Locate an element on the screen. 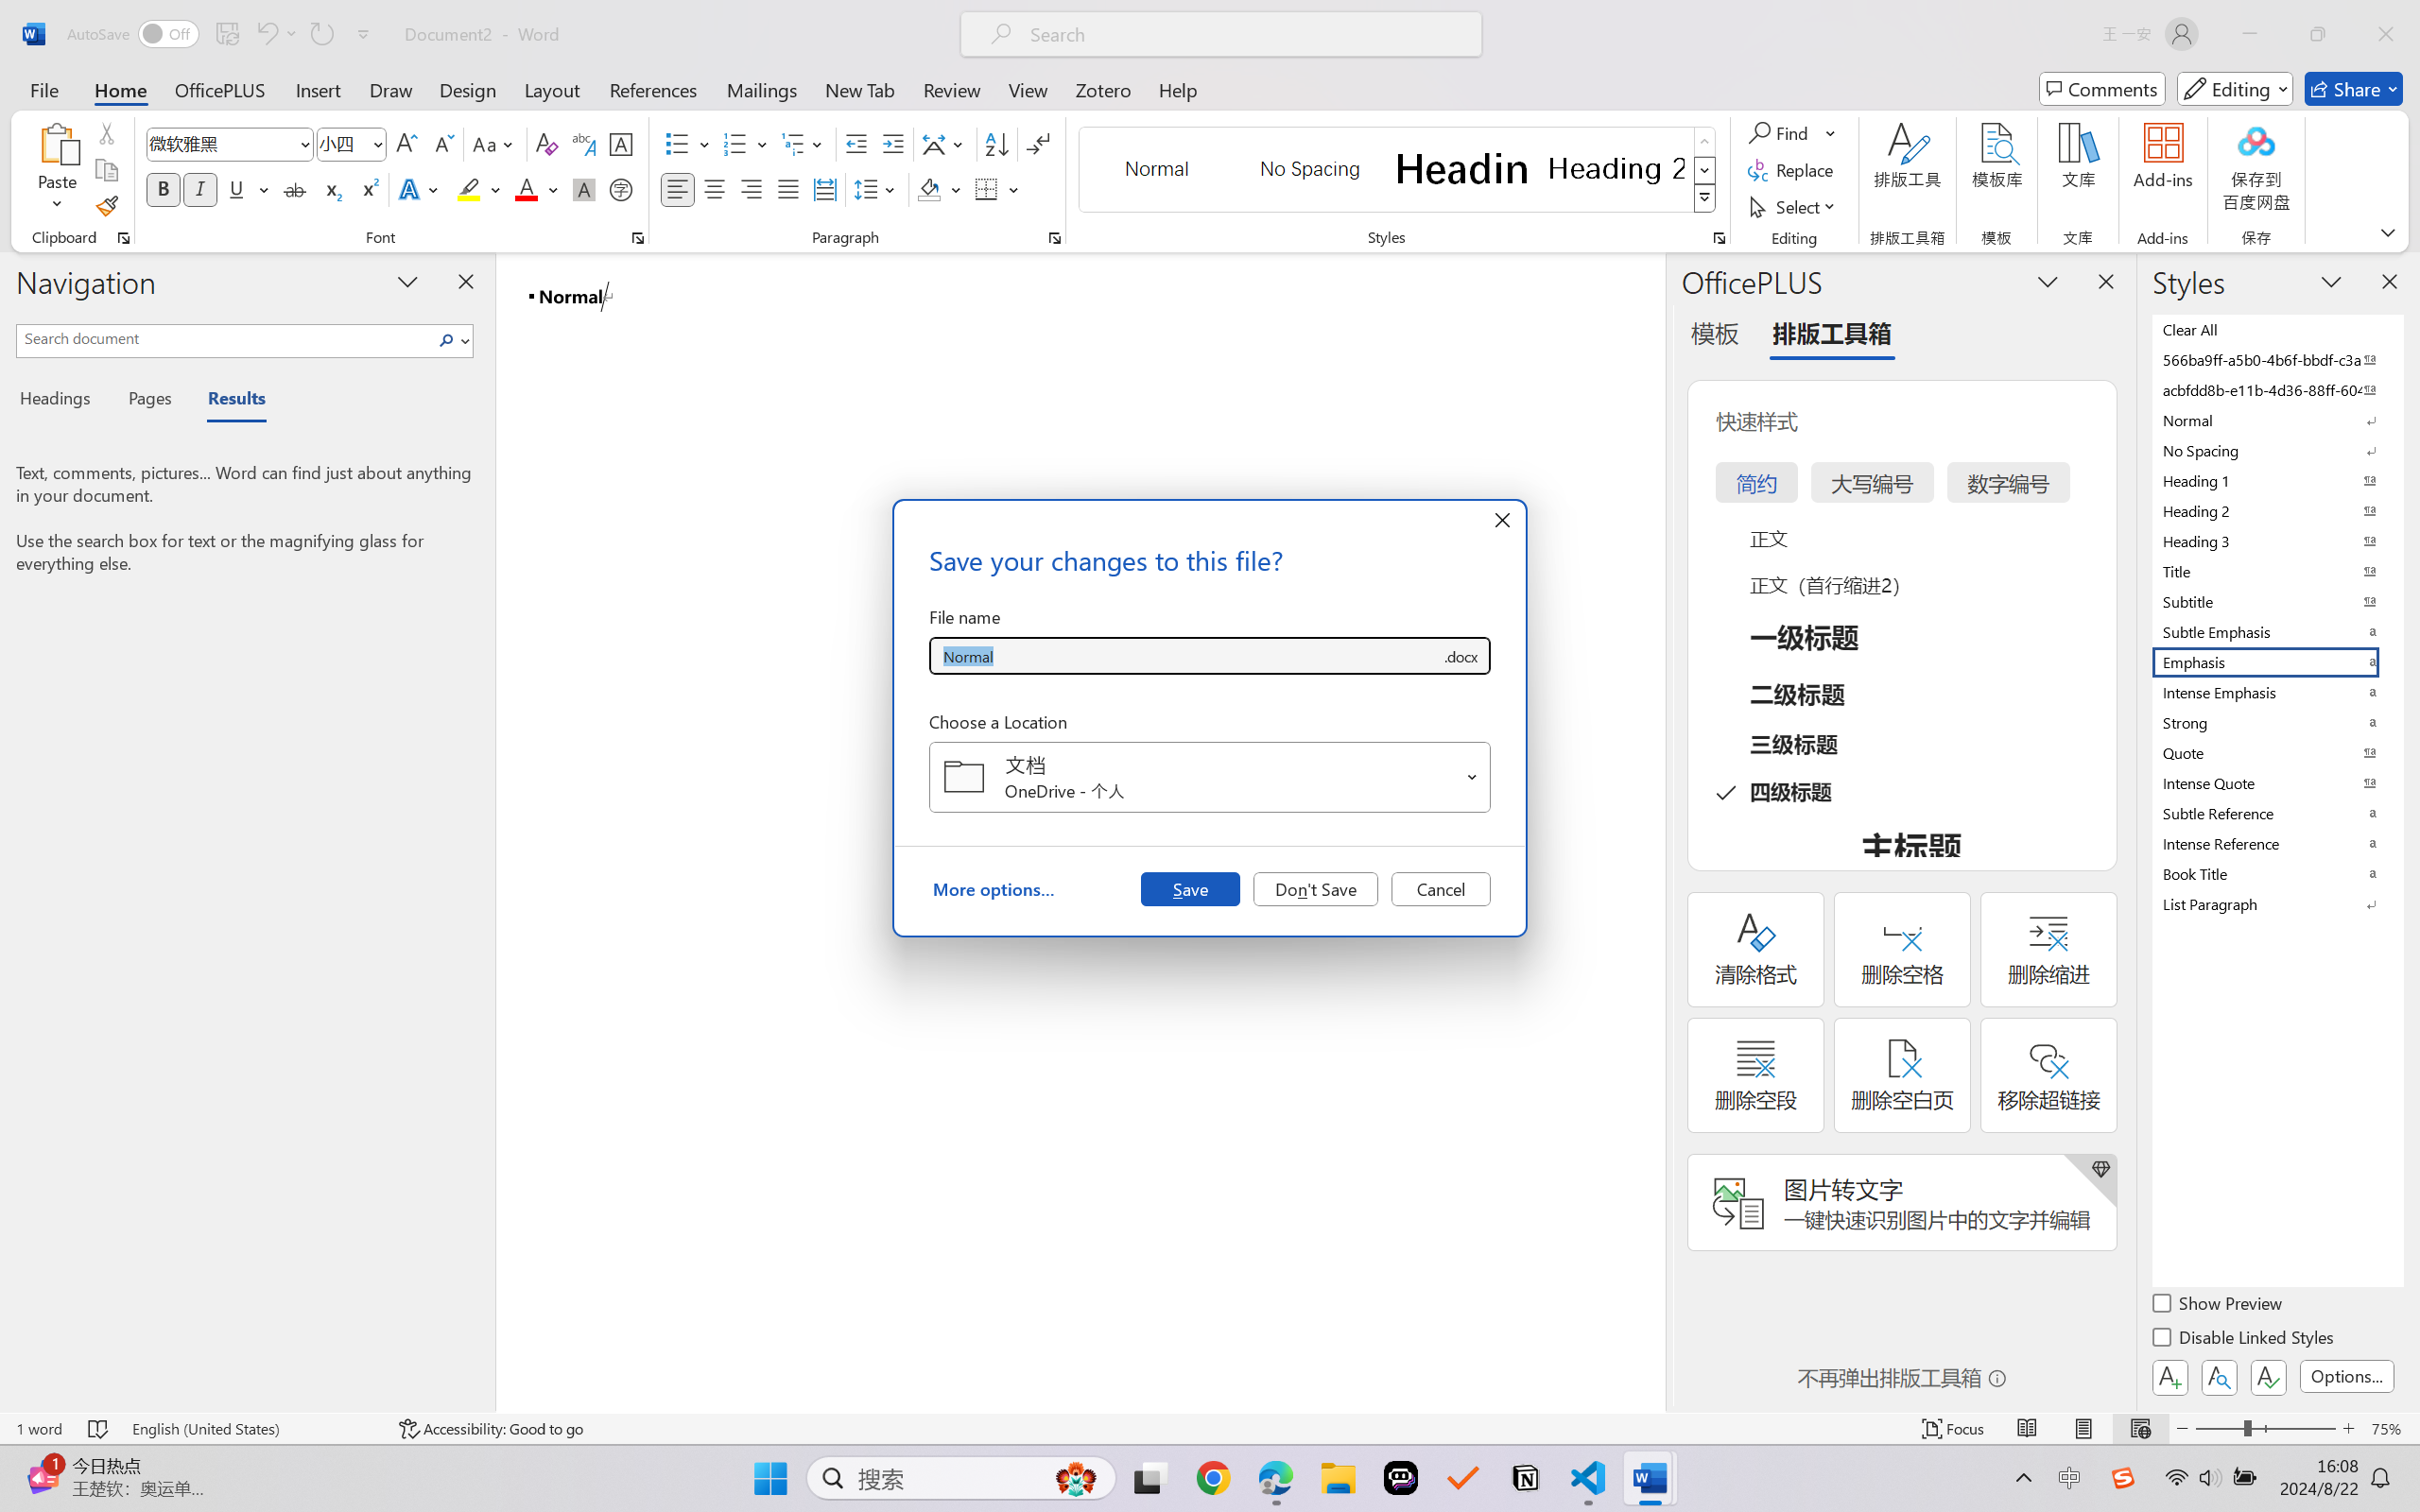 This screenshot has width=2420, height=1512. 'Heading 2' is located at coordinates (1616, 168).